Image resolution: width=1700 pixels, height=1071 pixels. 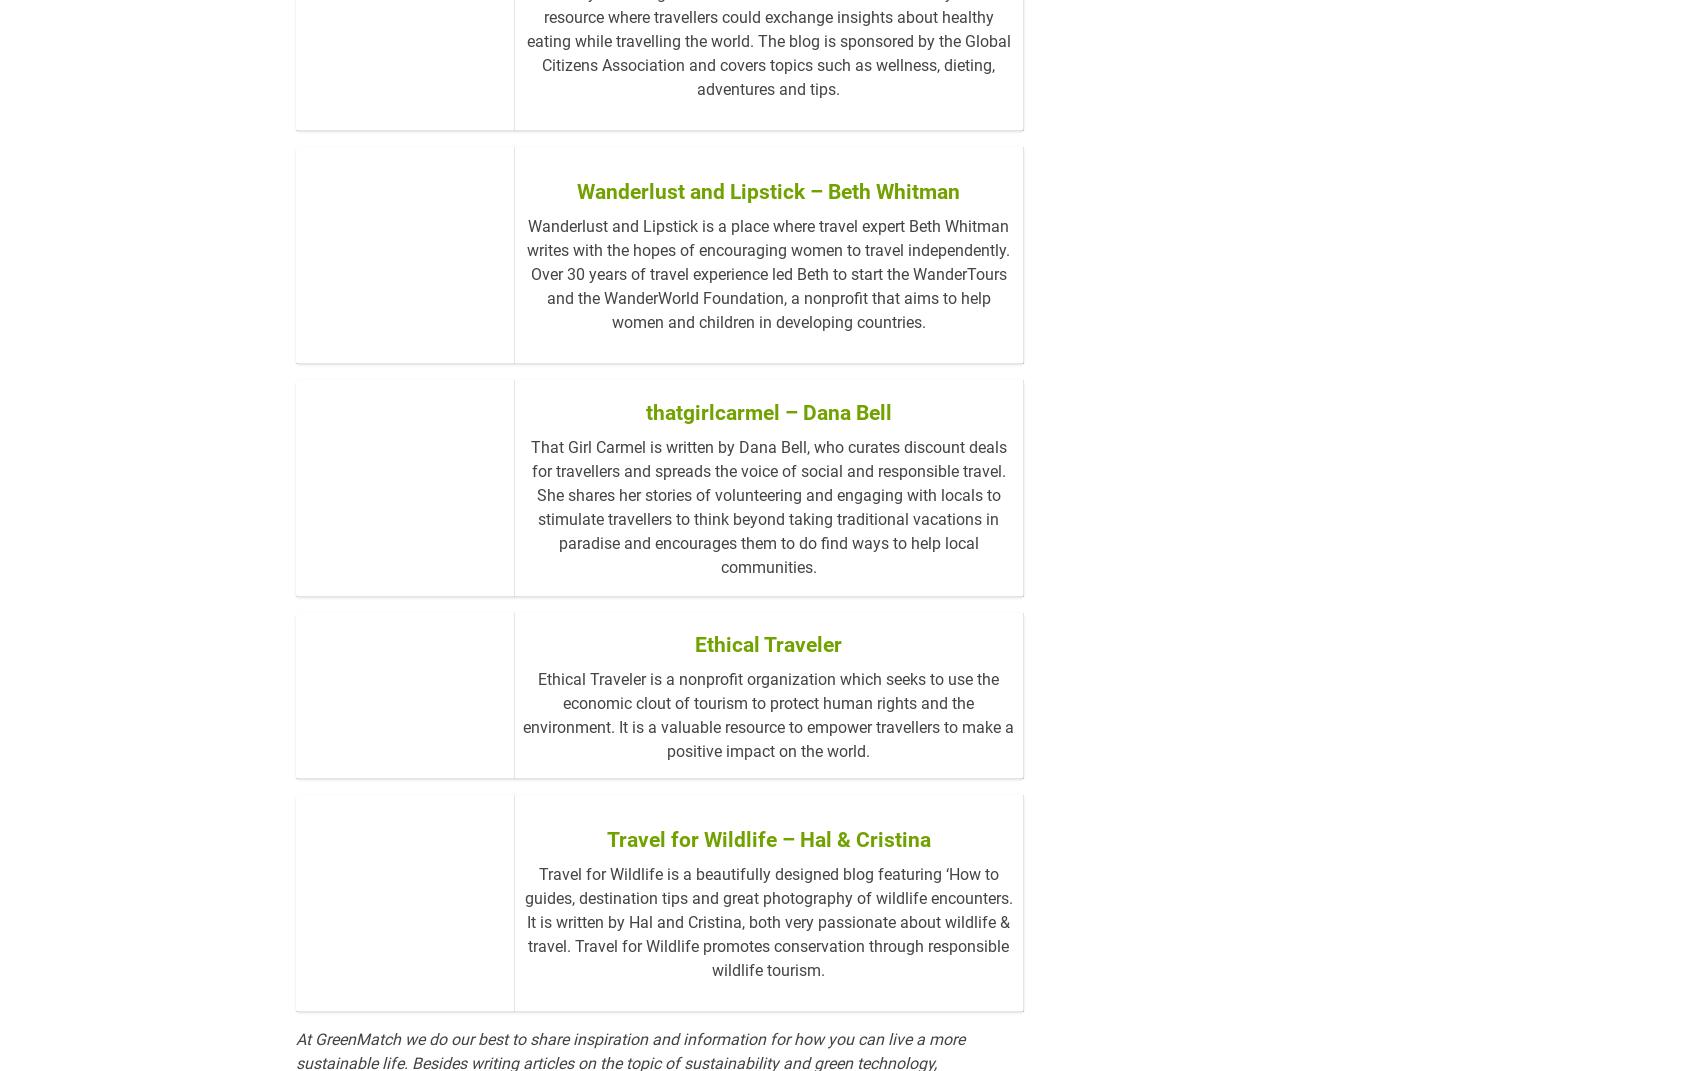 What do you see at coordinates (767, 270) in the screenshot?
I see `'Wanderlust and Lipstick – Beth Whitman'` at bounding box center [767, 270].